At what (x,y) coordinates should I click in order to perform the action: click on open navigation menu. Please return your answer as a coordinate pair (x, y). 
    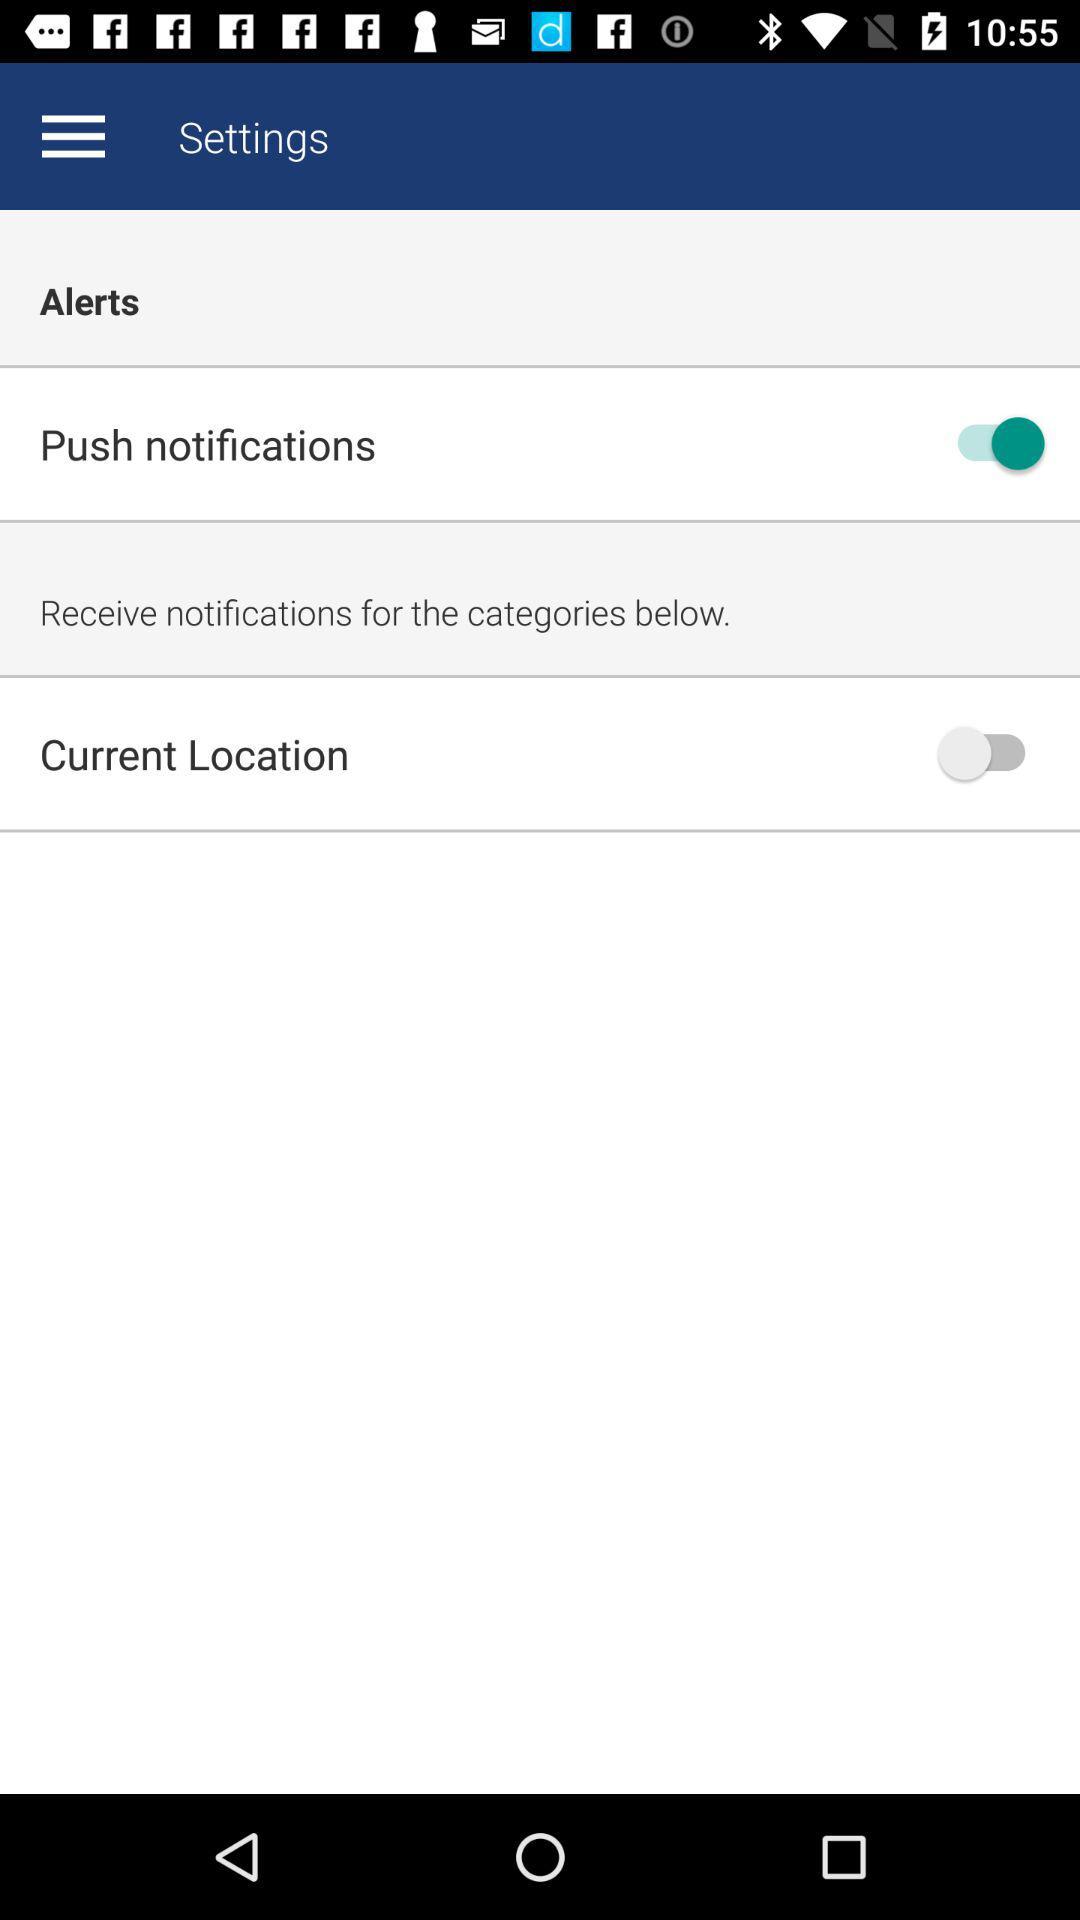
    Looking at the image, I should click on (72, 135).